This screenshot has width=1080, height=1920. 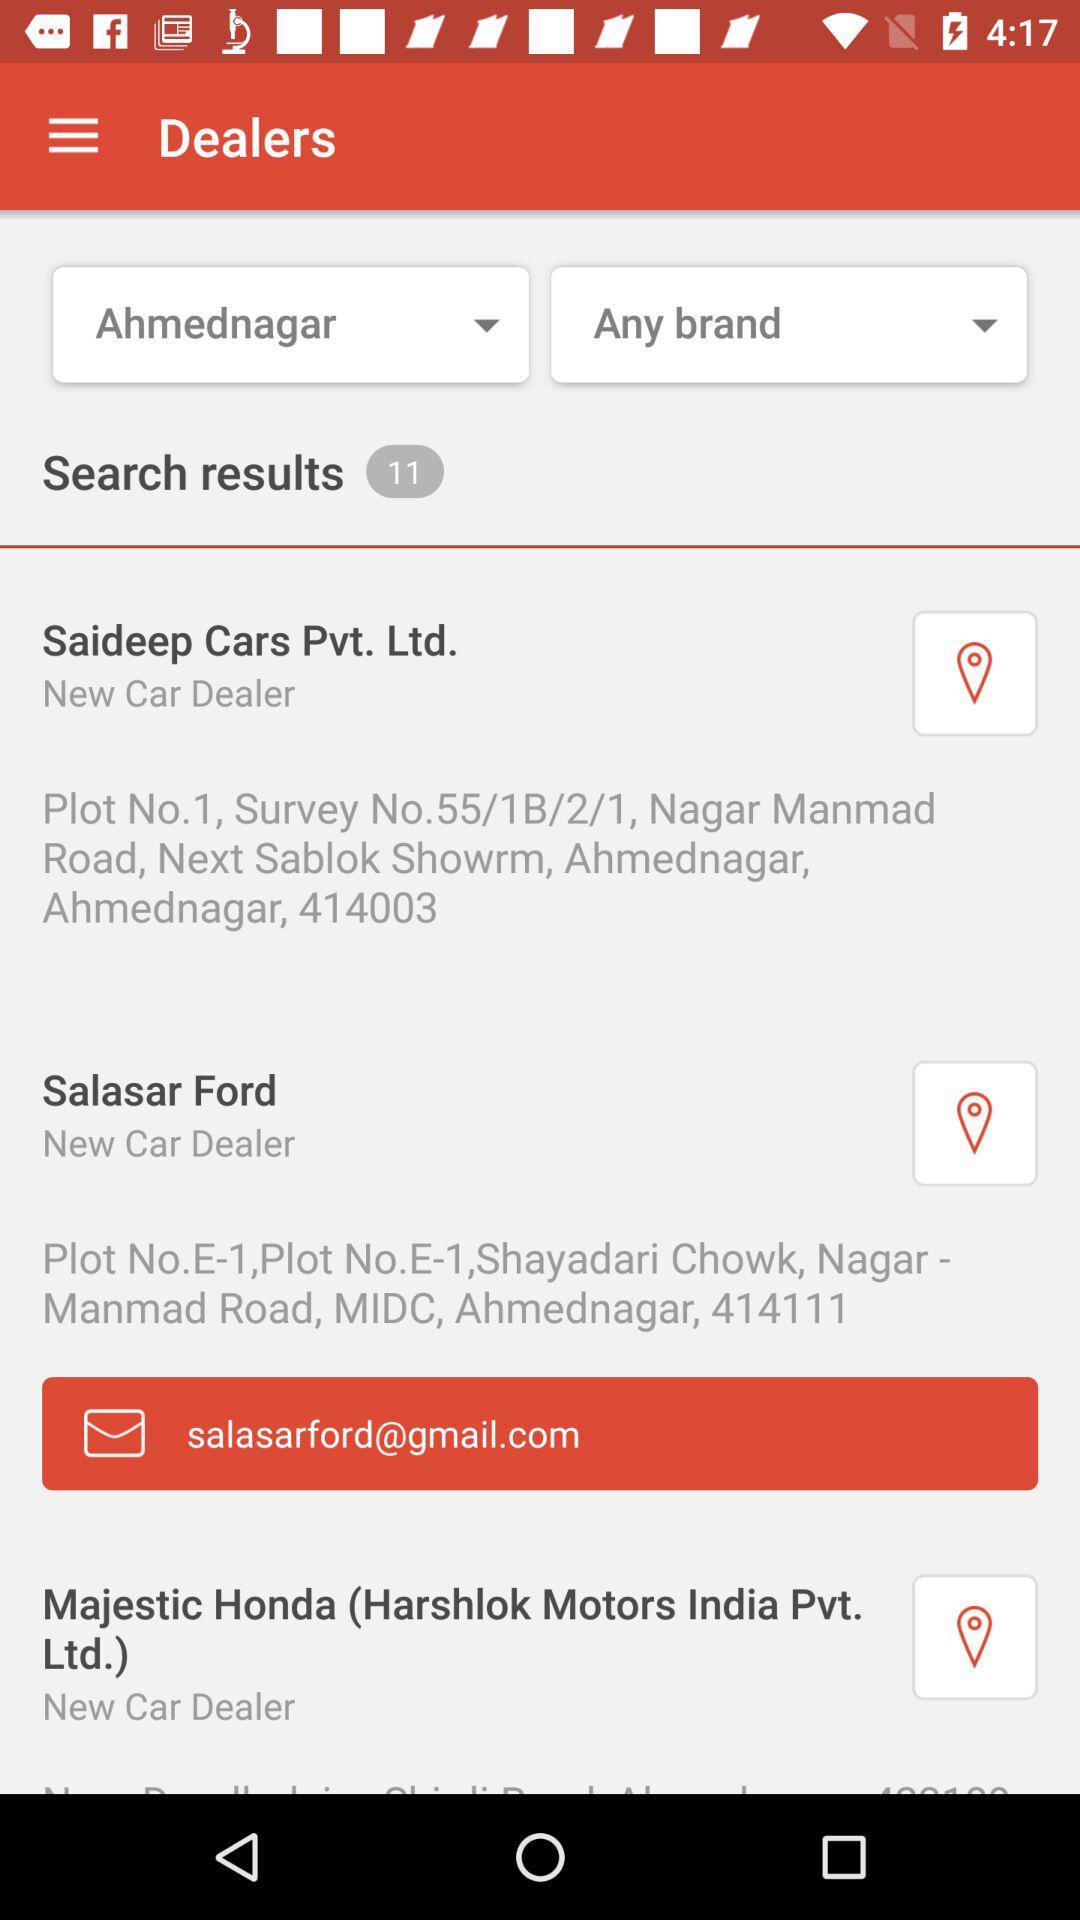 I want to click on switch the location, so click(x=974, y=673).